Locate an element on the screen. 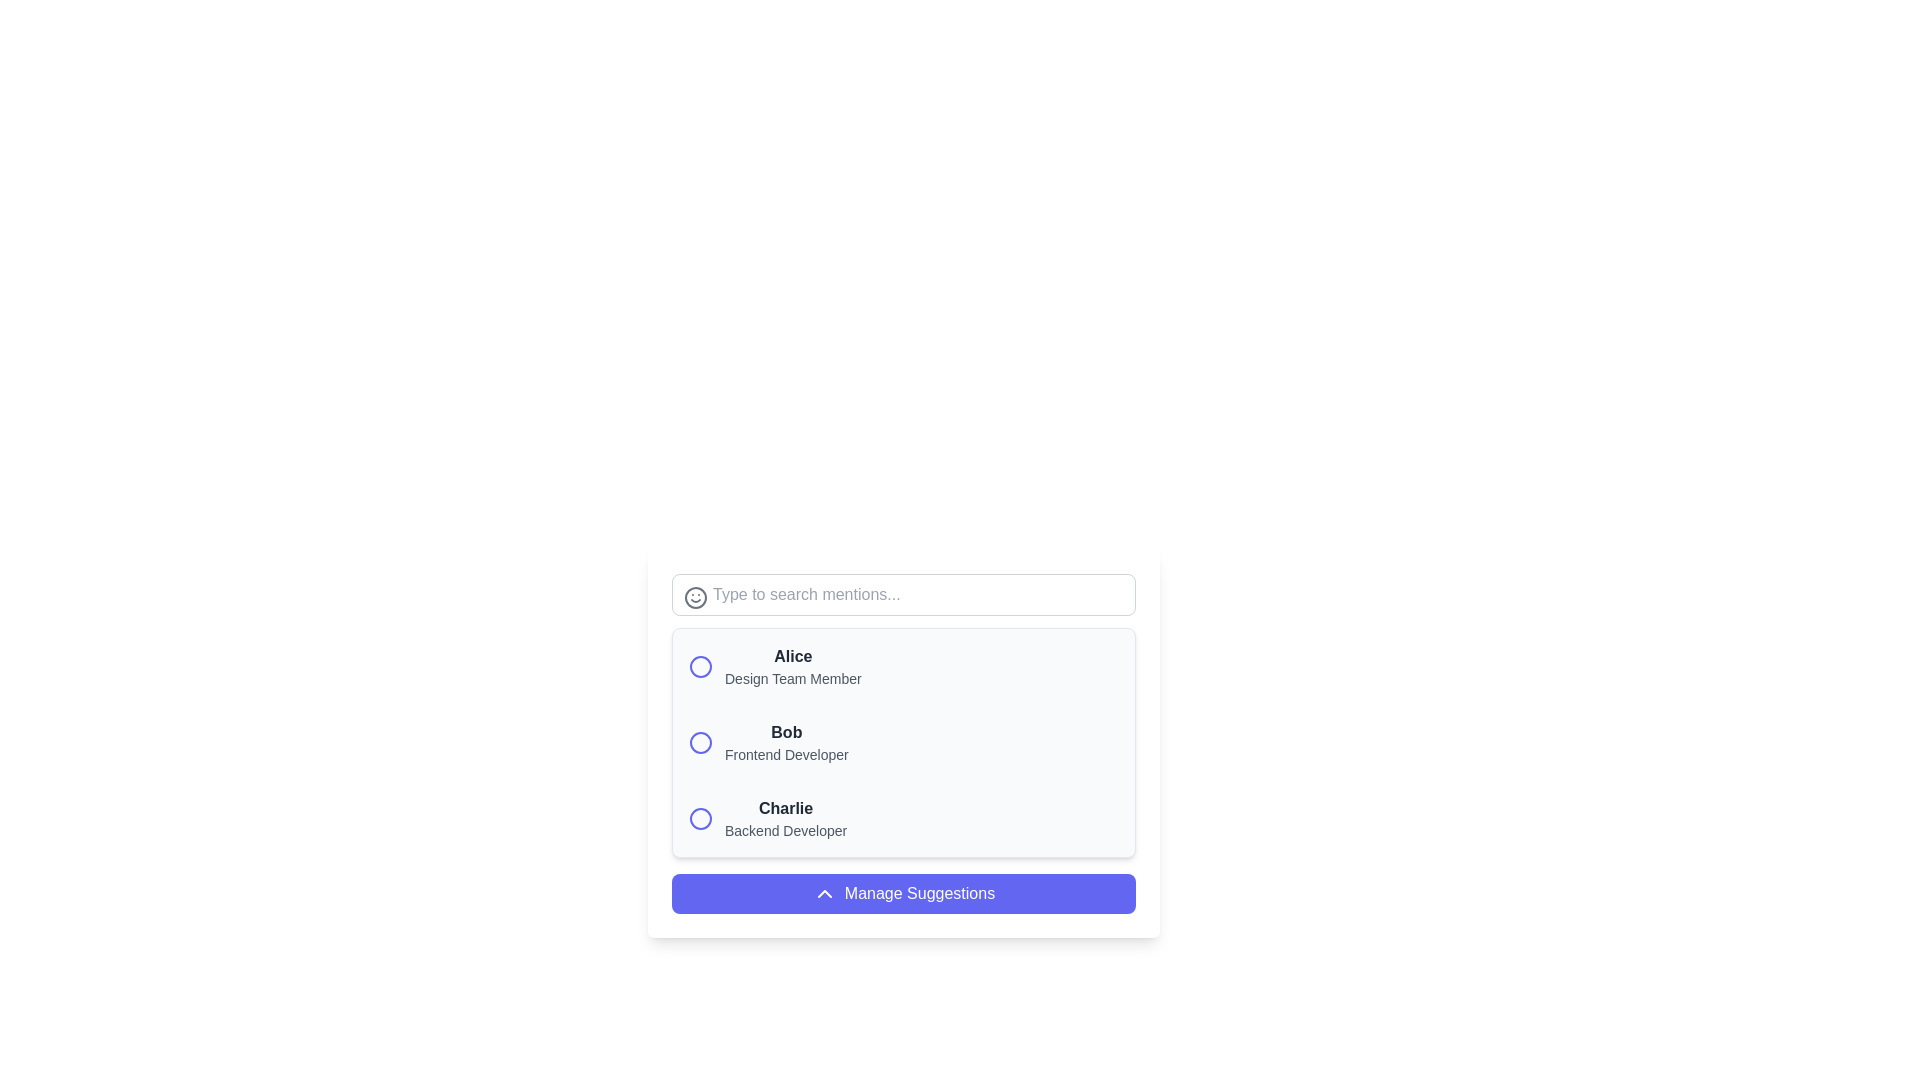 The width and height of the screenshot is (1920, 1080). the circular radio button with an indigo border representing the selection indicator for 'Bob Frontend Developer' is located at coordinates (700, 743).